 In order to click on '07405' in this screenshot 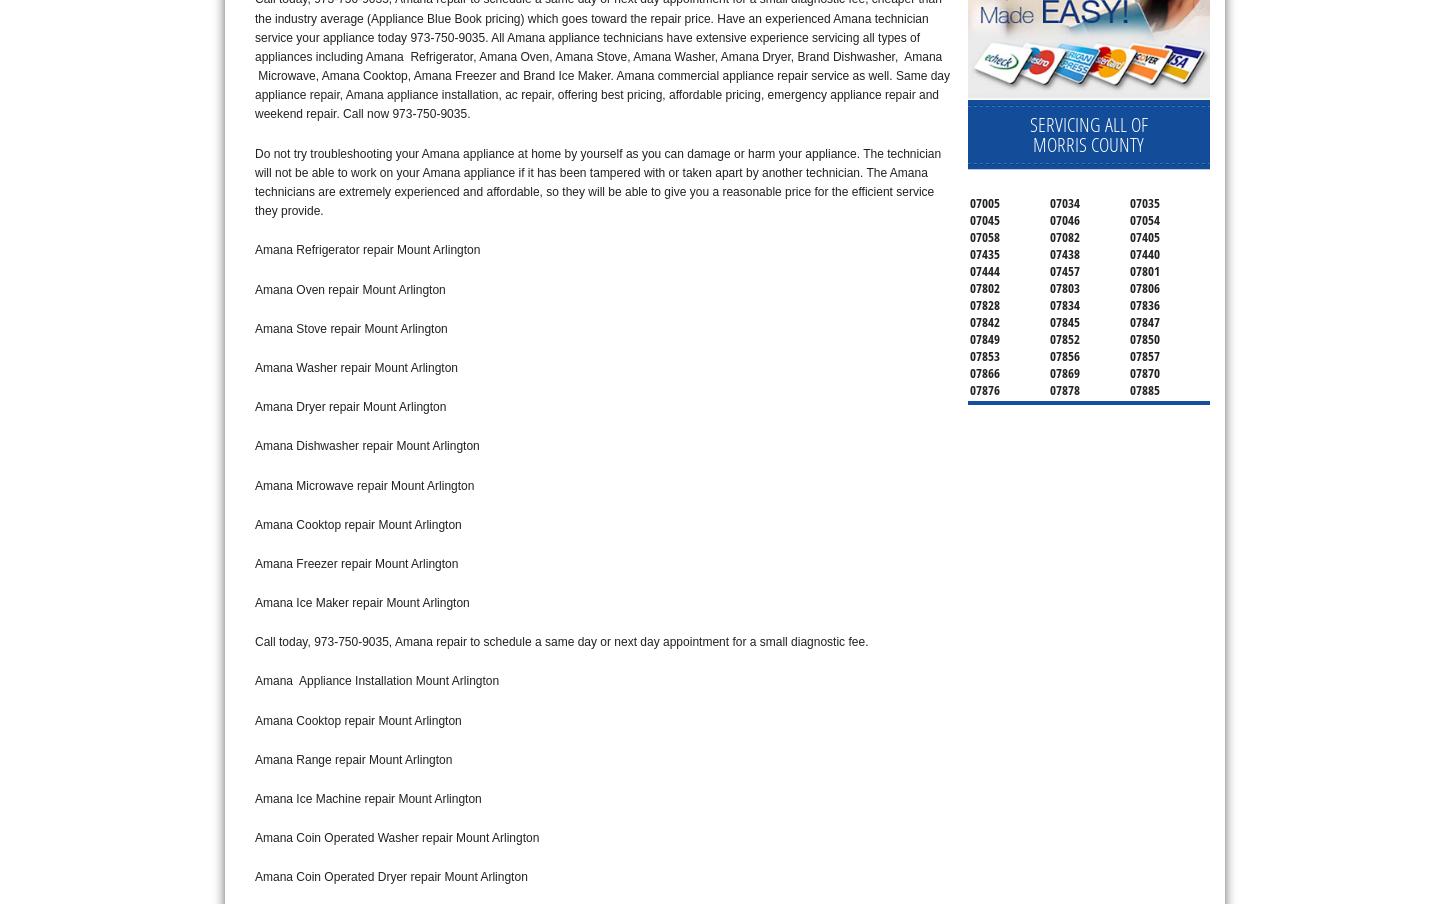, I will do `click(1128, 235)`.